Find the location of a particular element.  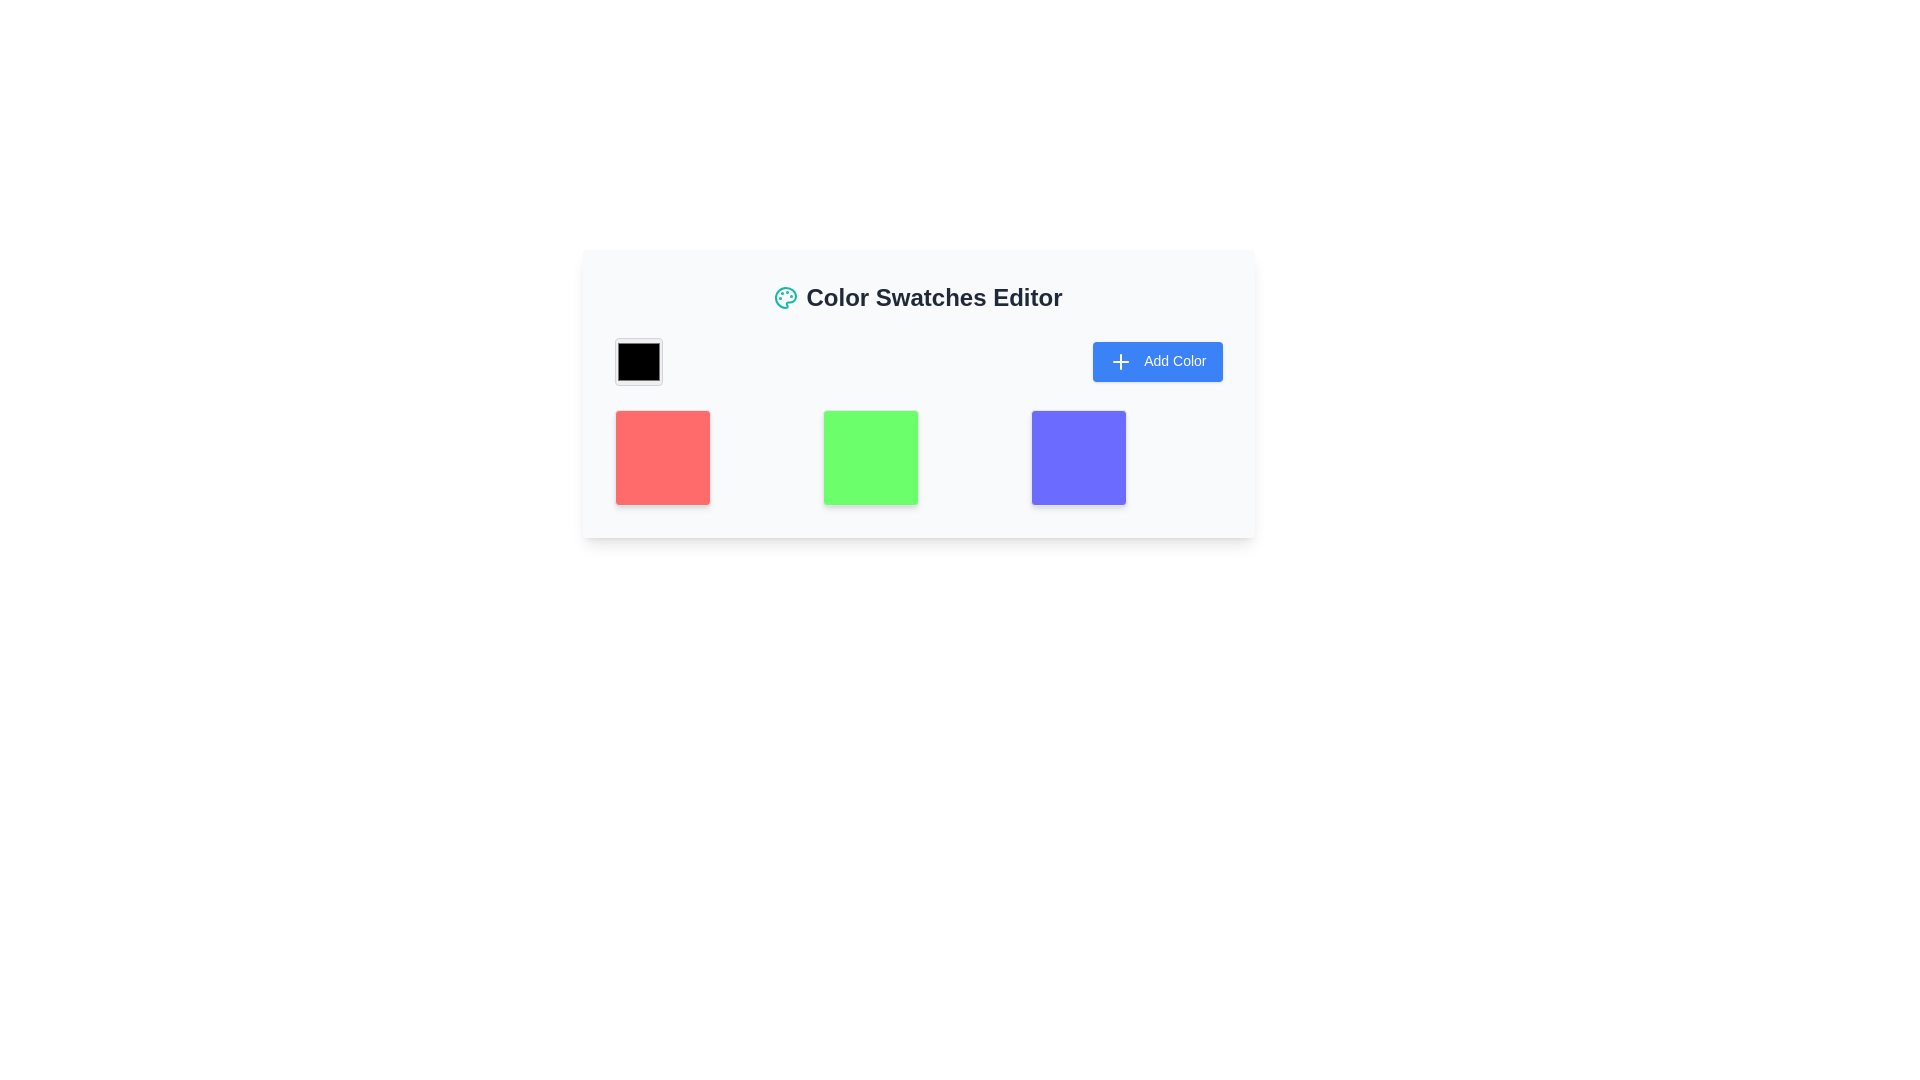

the add color icon located within the blue 'Add Color' button at the top-right of the interface is located at coordinates (1121, 362).